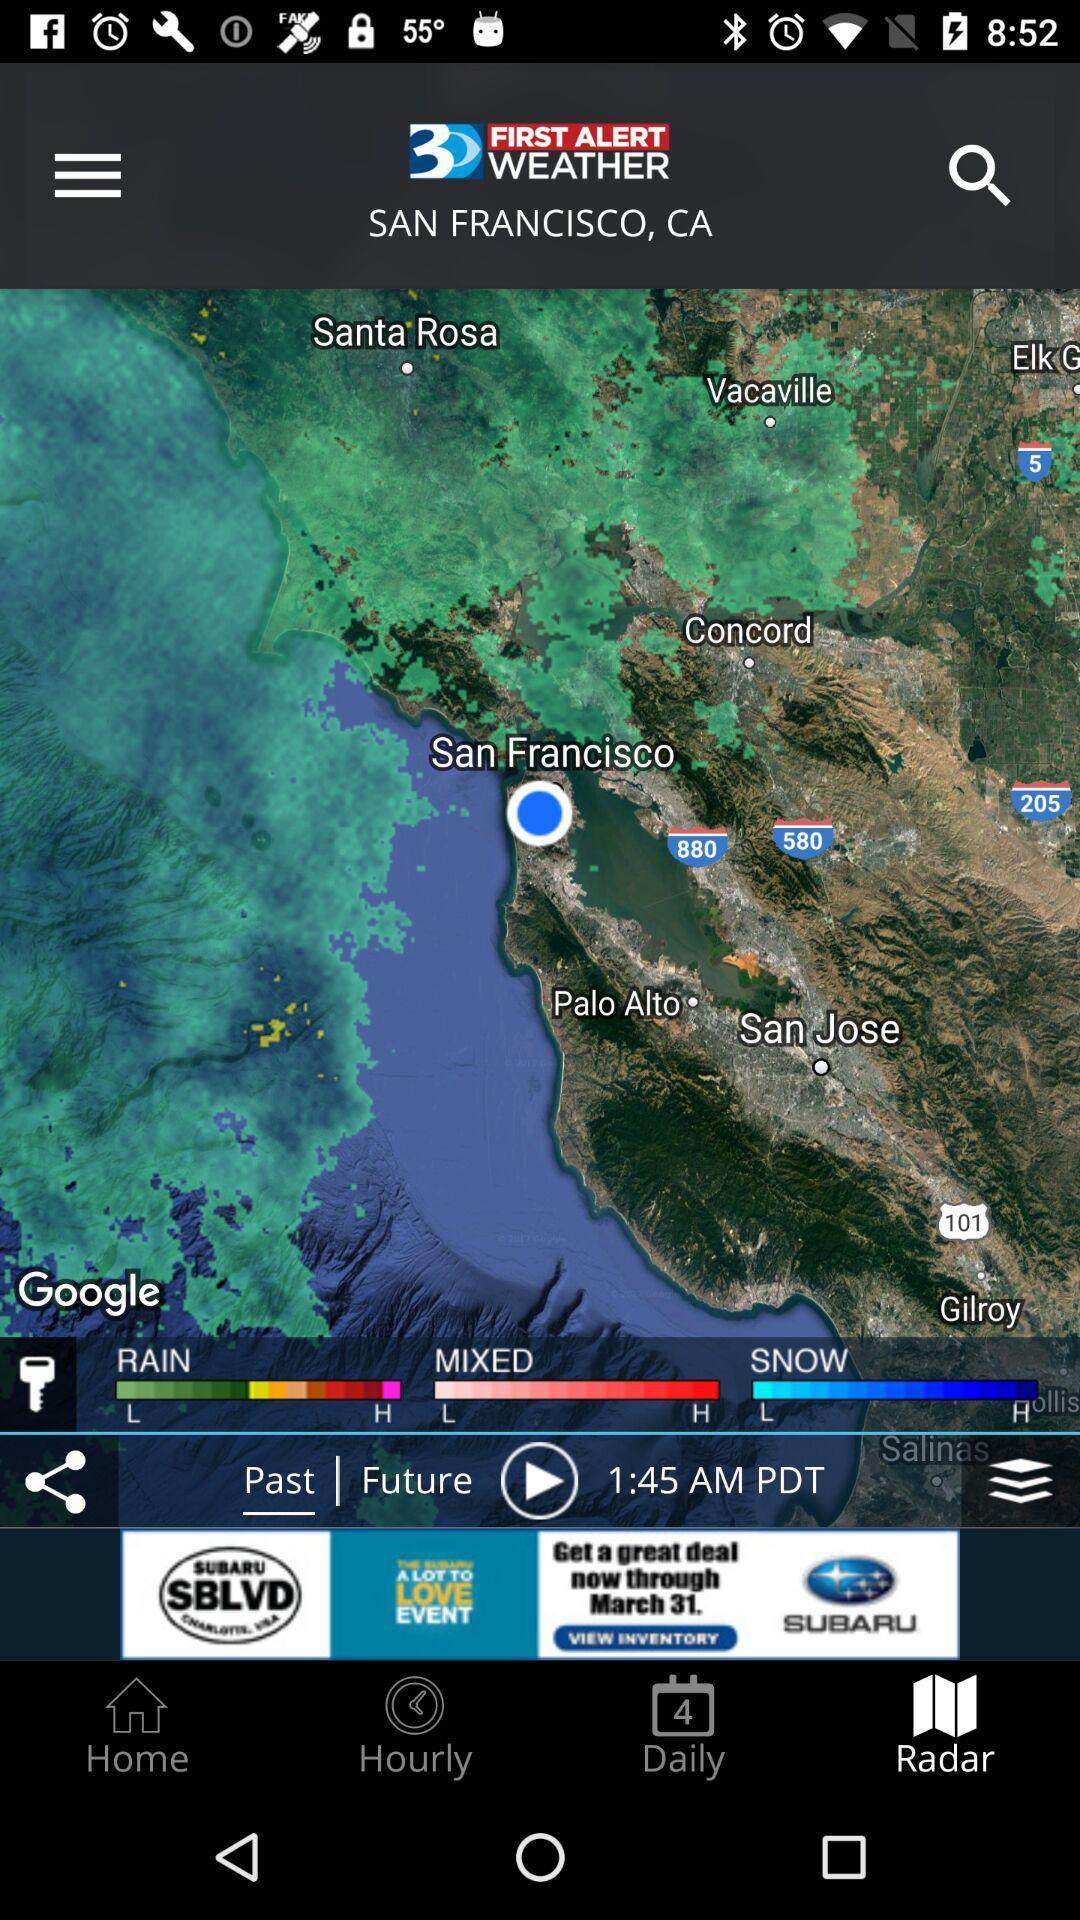 The width and height of the screenshot is (1080, 1920). Describe the element at coordinates (38, 1383) in the screenshot. I see `key symbol` at that location.